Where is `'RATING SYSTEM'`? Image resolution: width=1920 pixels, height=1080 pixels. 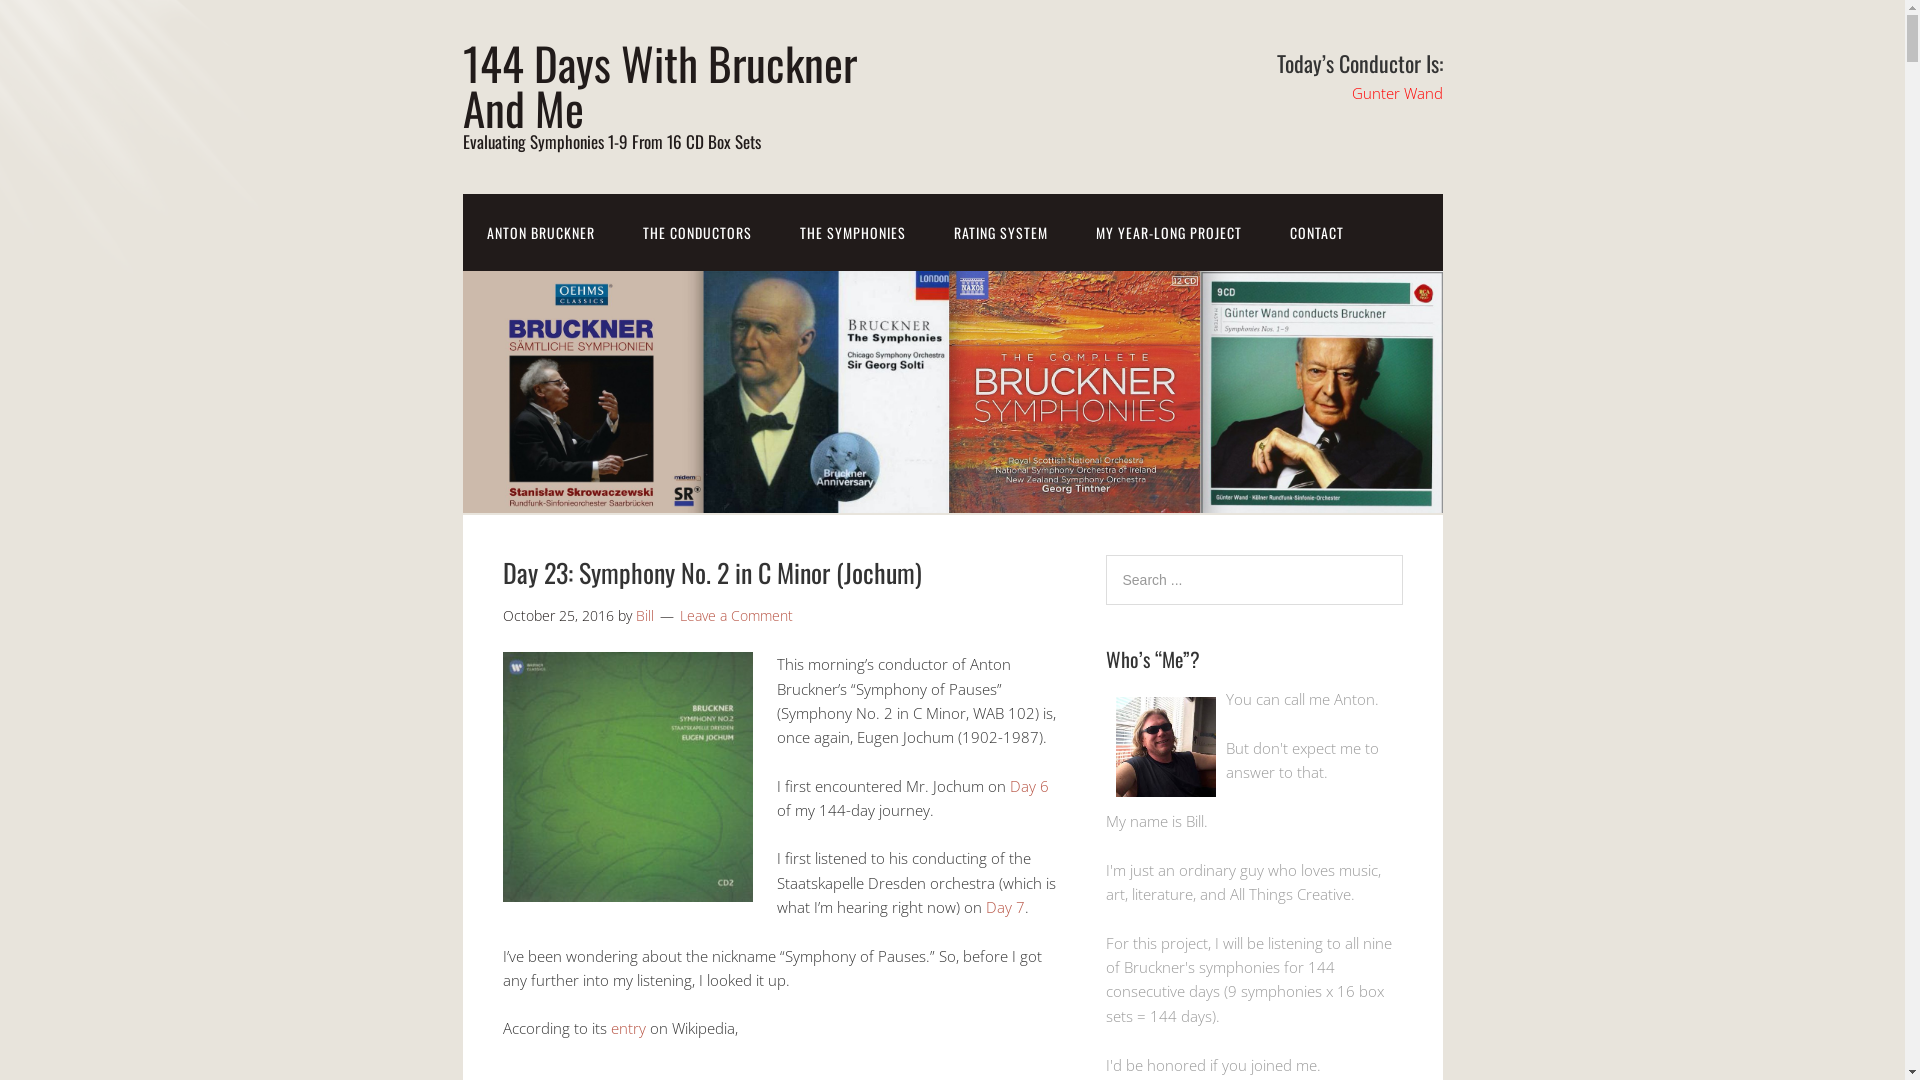 'RATING SYSTEM' is located at coordinates (1001, 231).